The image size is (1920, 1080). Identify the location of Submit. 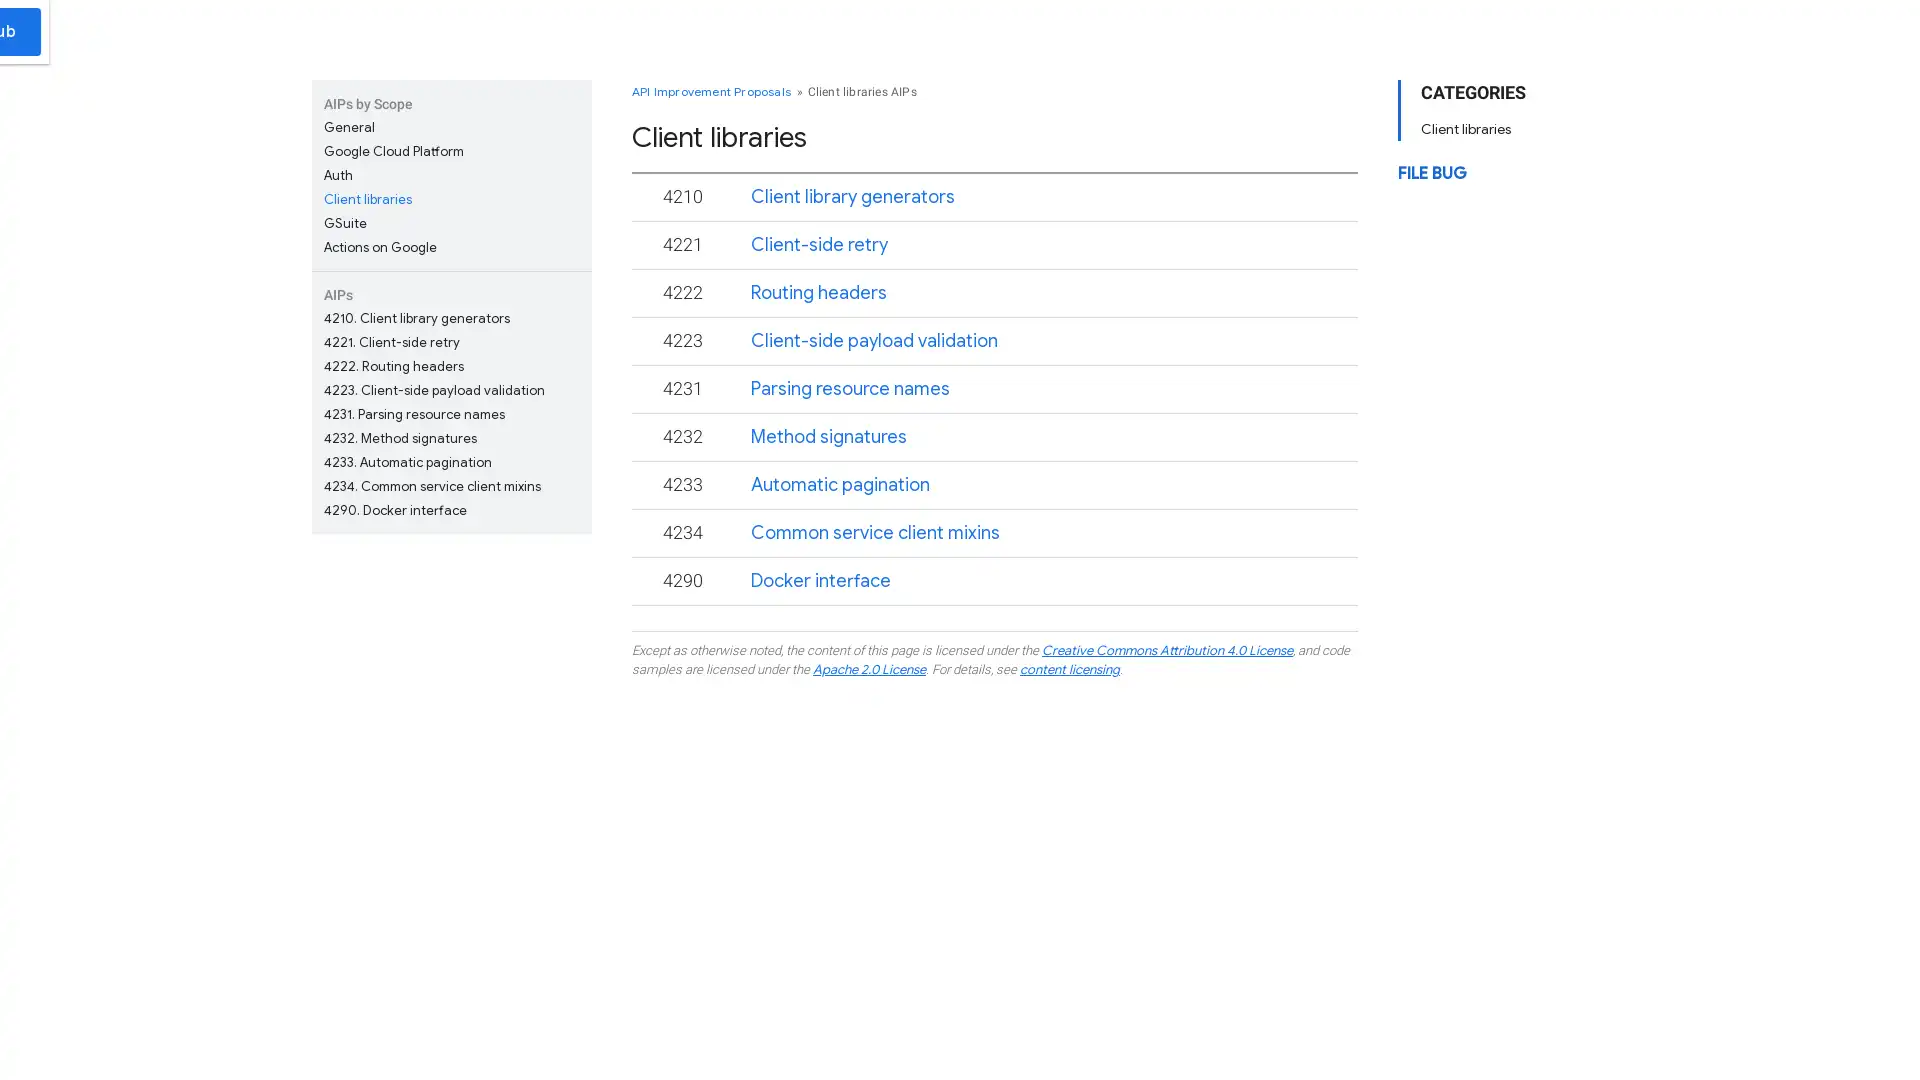
(1674, 35).